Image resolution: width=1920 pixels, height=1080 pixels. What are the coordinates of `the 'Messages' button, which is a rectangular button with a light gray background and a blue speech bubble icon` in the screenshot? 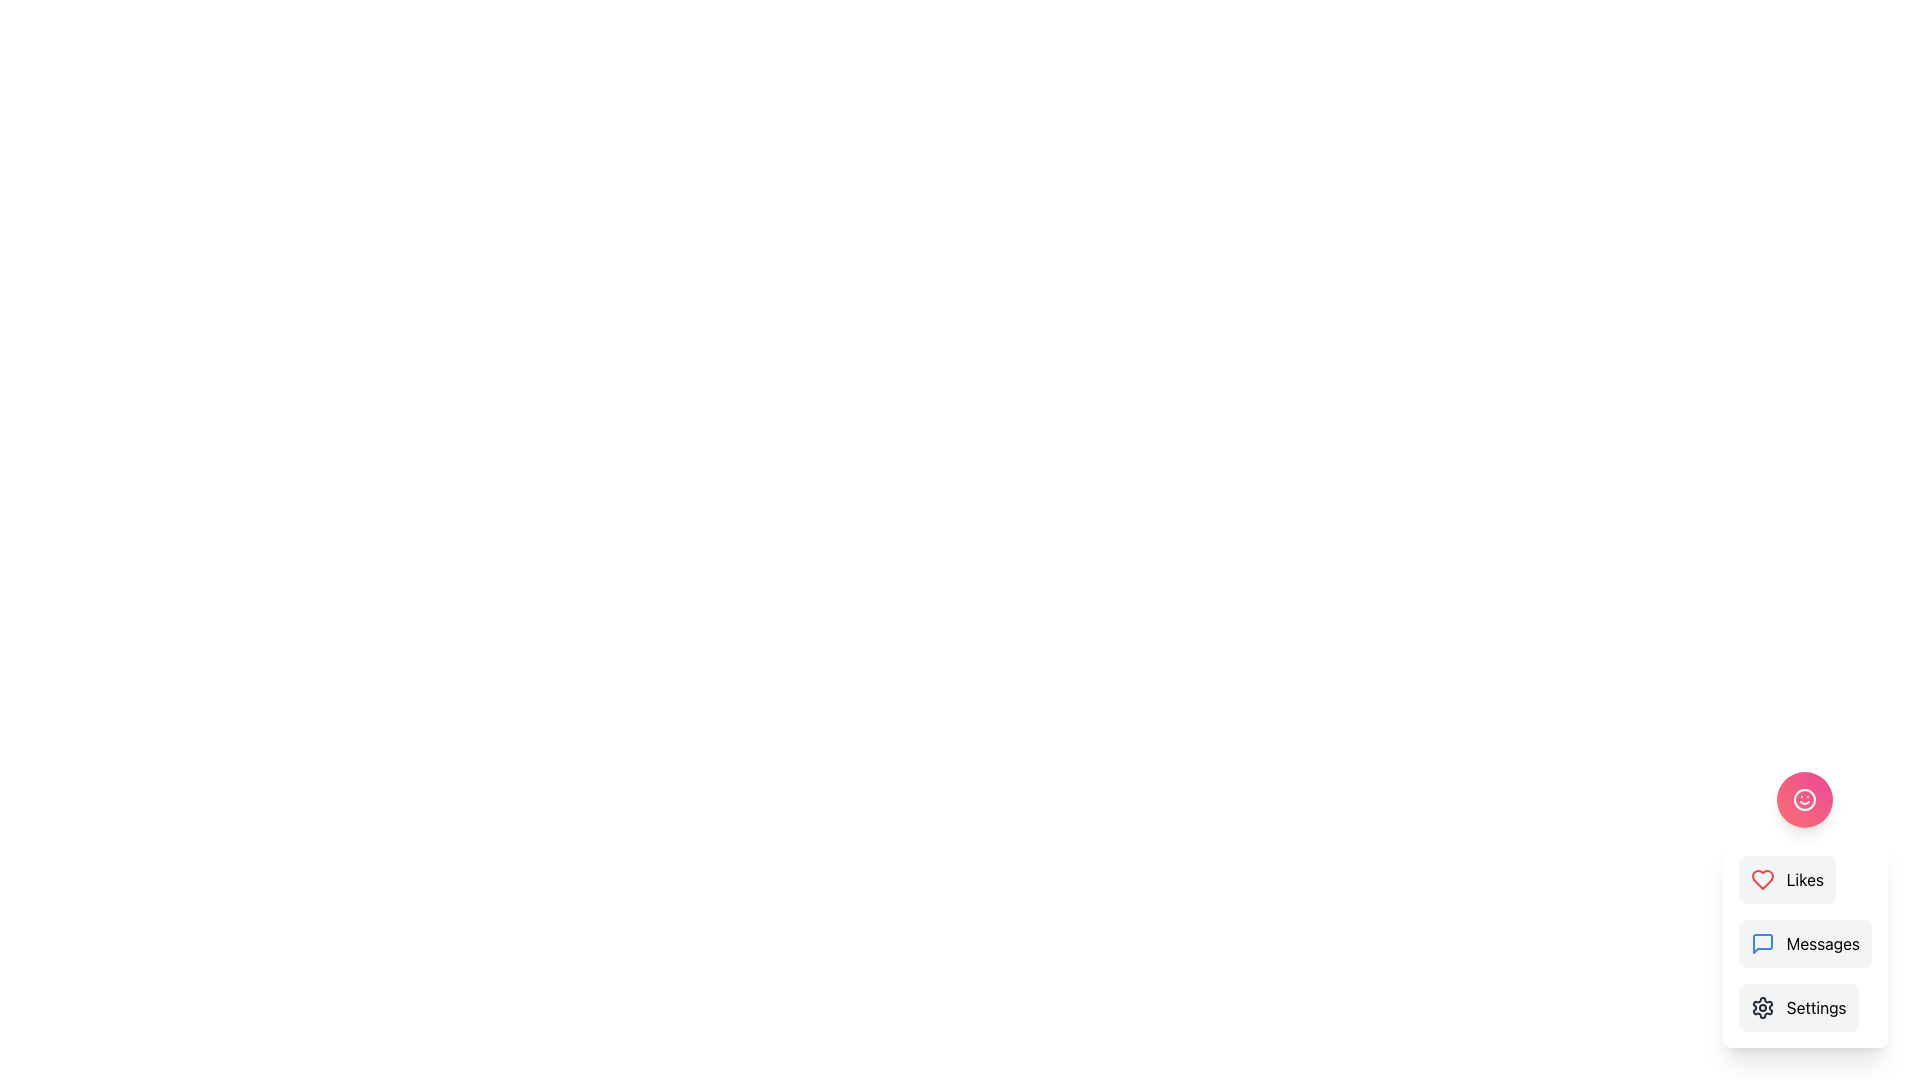 It's located at (1805, 944).